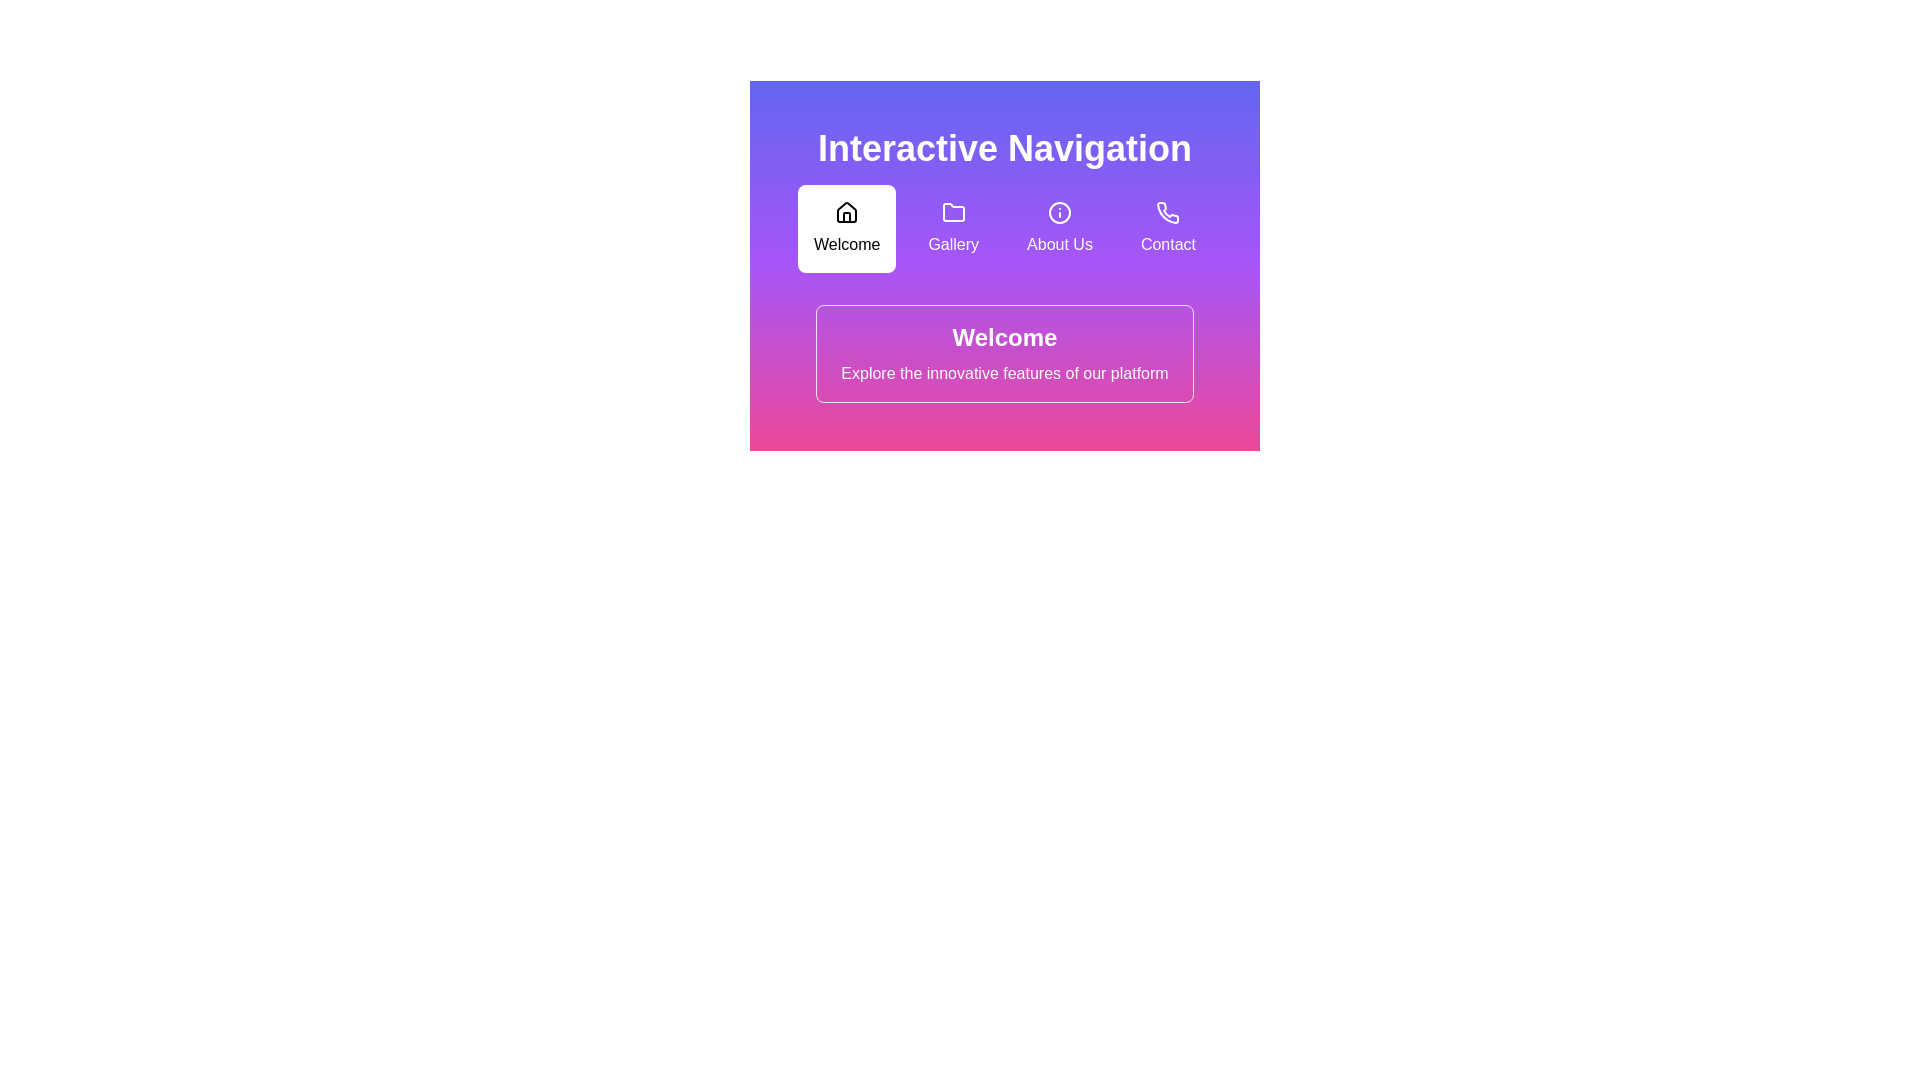 The image size is (1920, 1080). I want to click on the contact icon located in the top-right corner of the interface, beneath the label 'Contact', so click(1168, 212).